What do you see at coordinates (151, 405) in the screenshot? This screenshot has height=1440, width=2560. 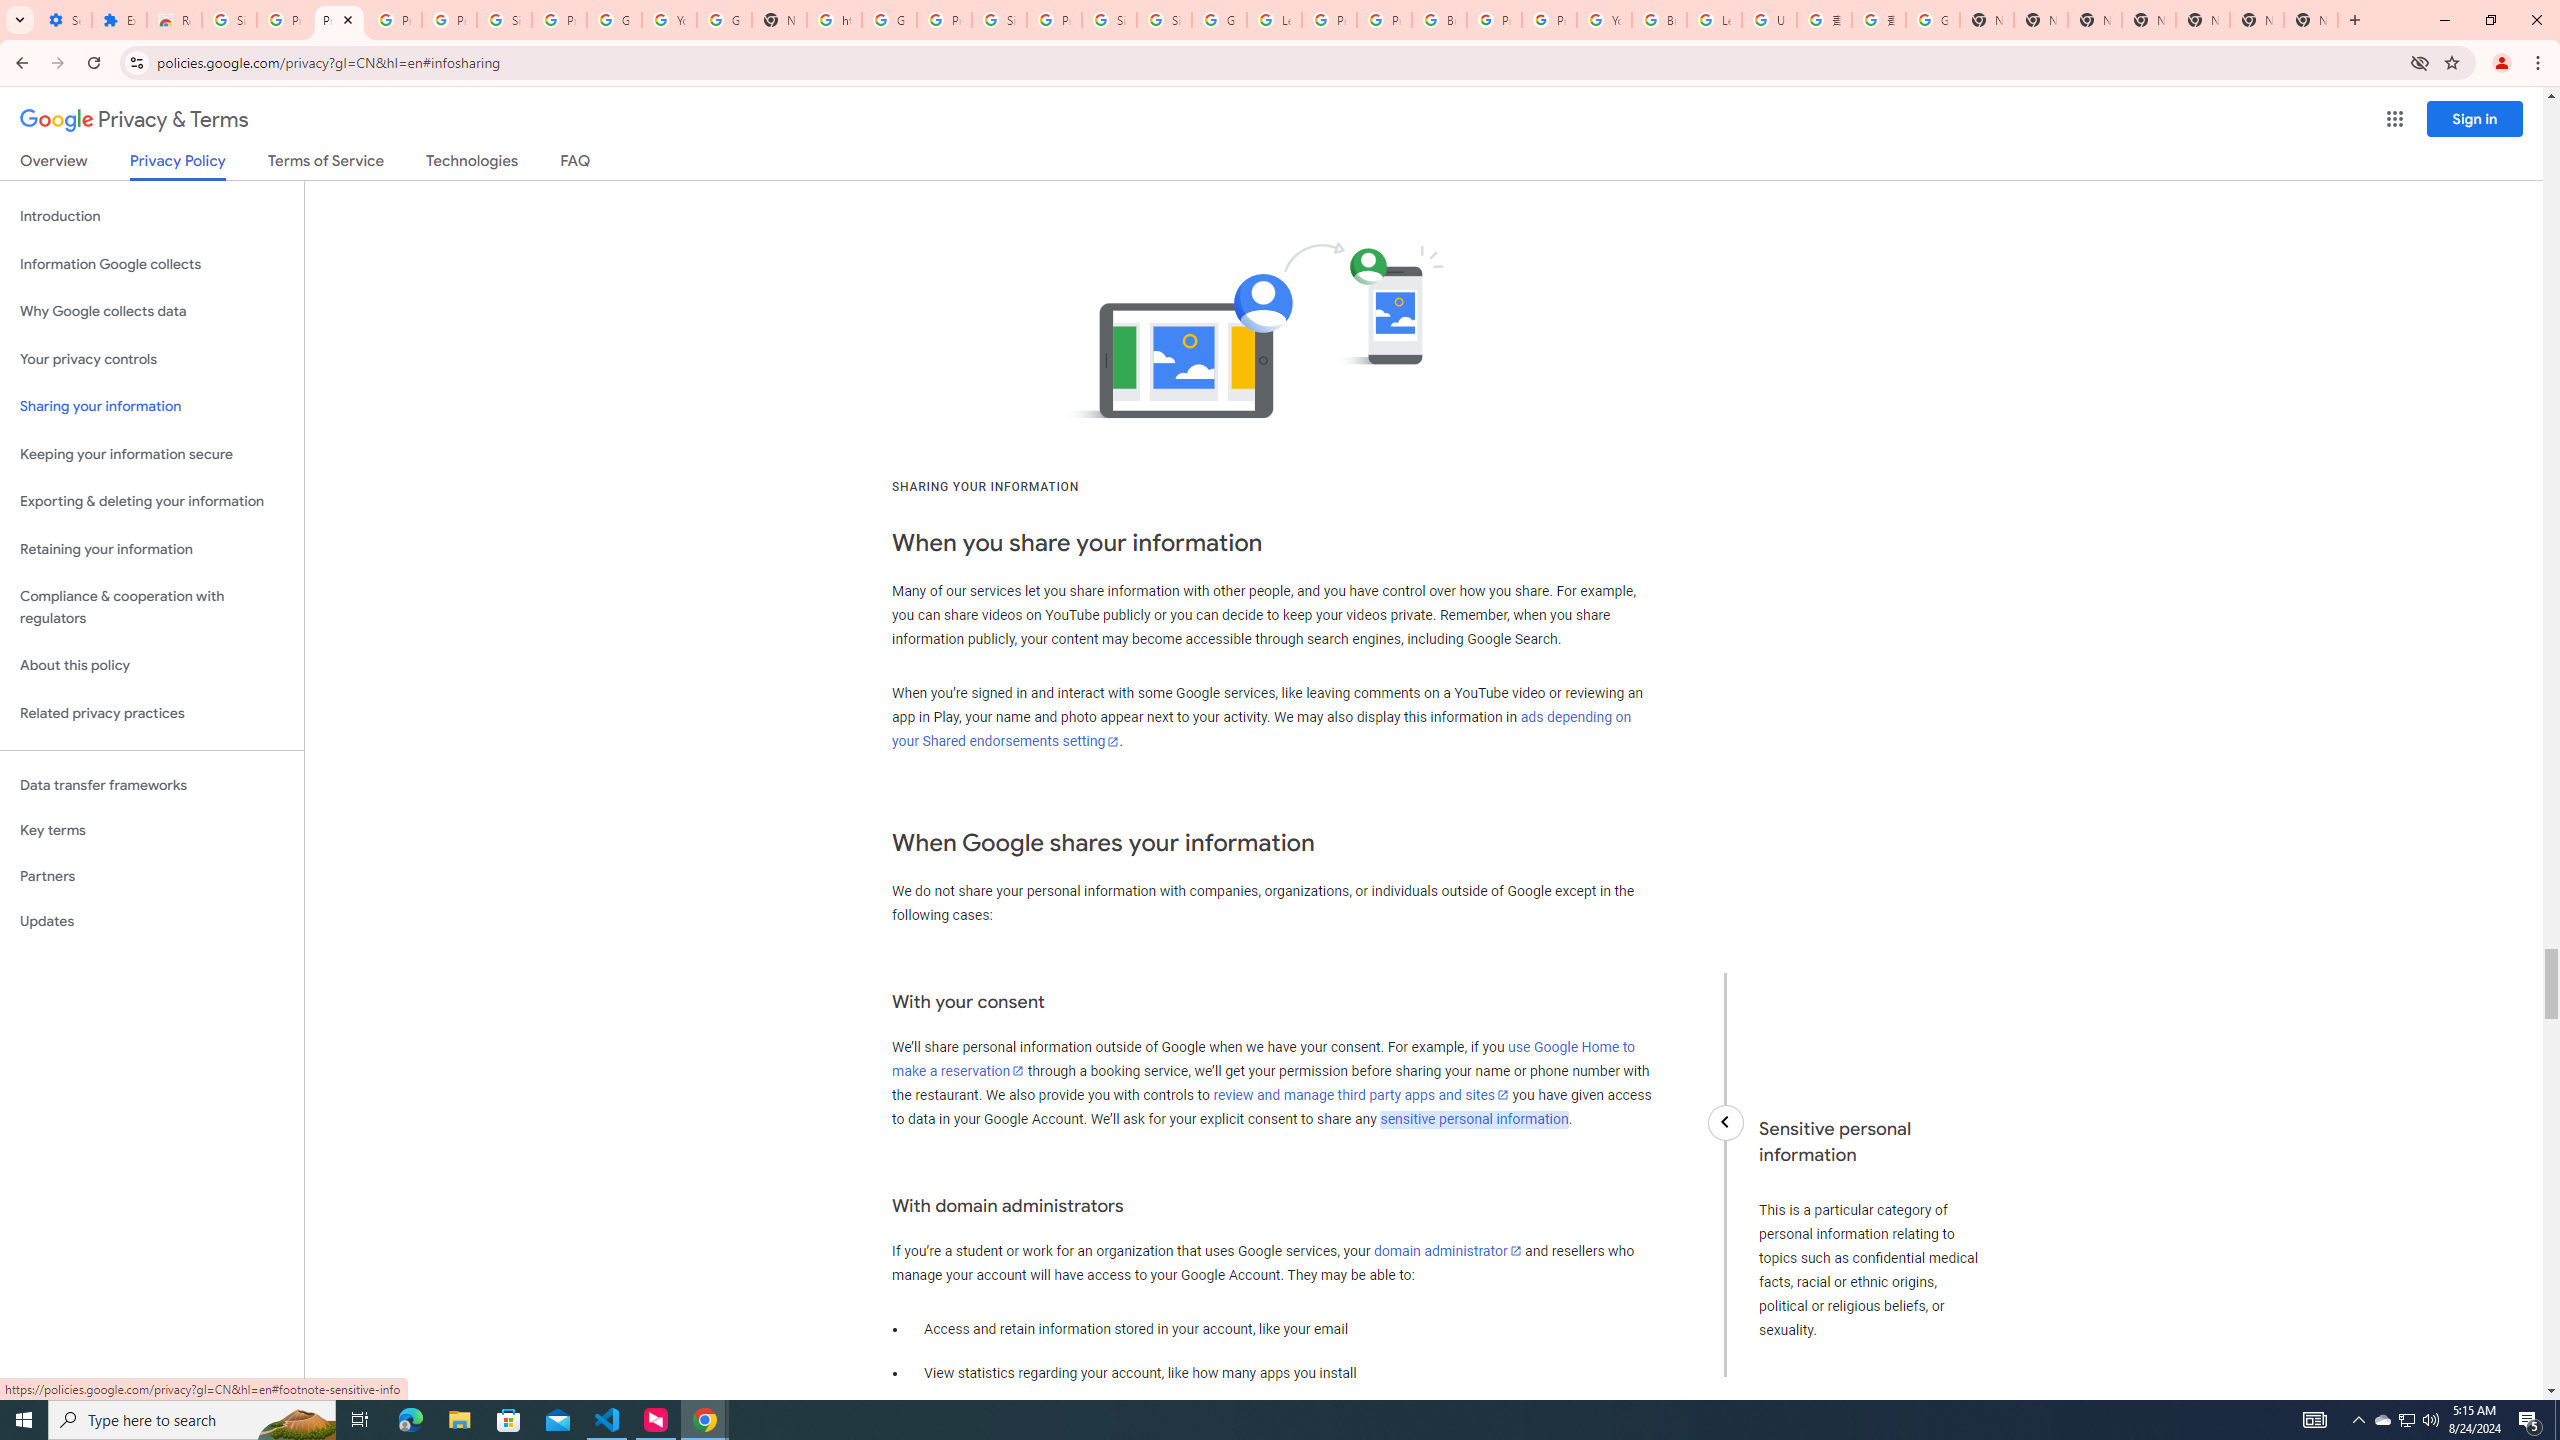 I see `'Sharing your information'` at bounding box center [151, 405].